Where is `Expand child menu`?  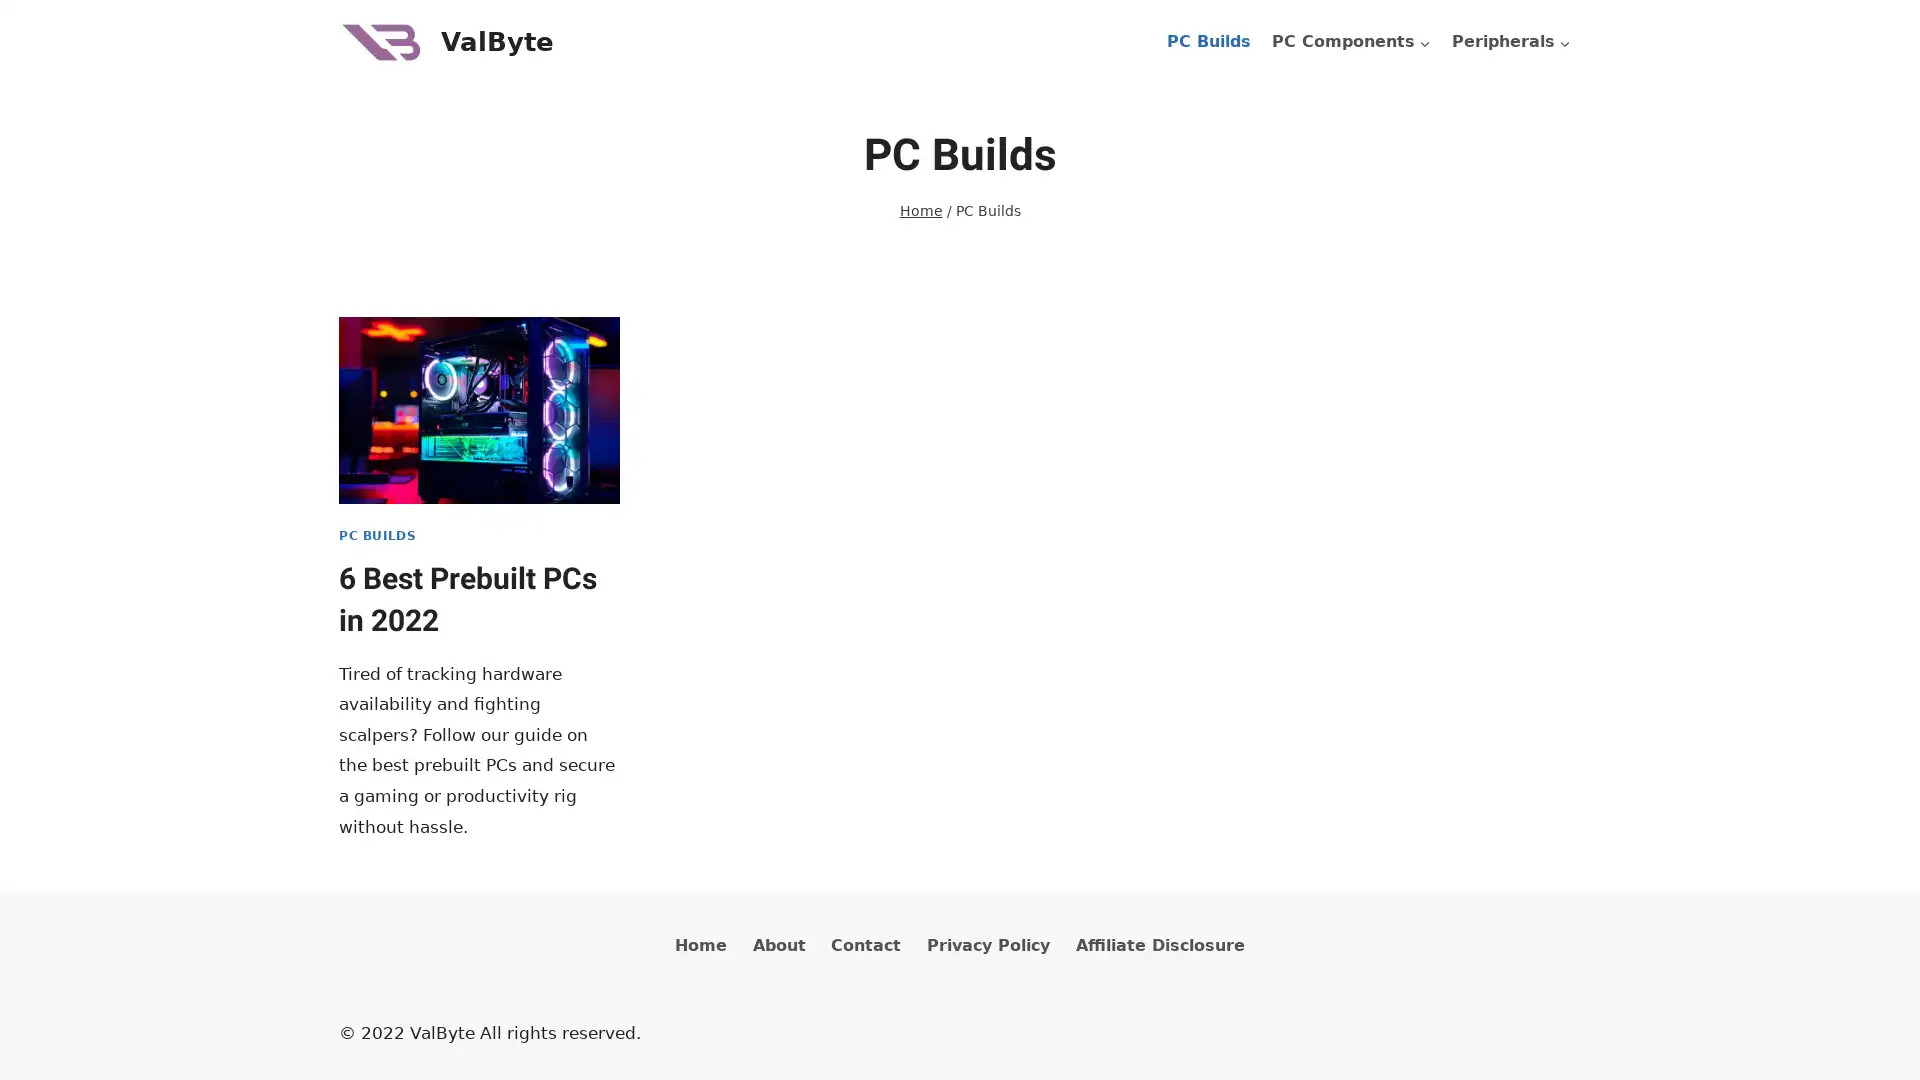 Expand child menu is located at coordinates (1511, 42).